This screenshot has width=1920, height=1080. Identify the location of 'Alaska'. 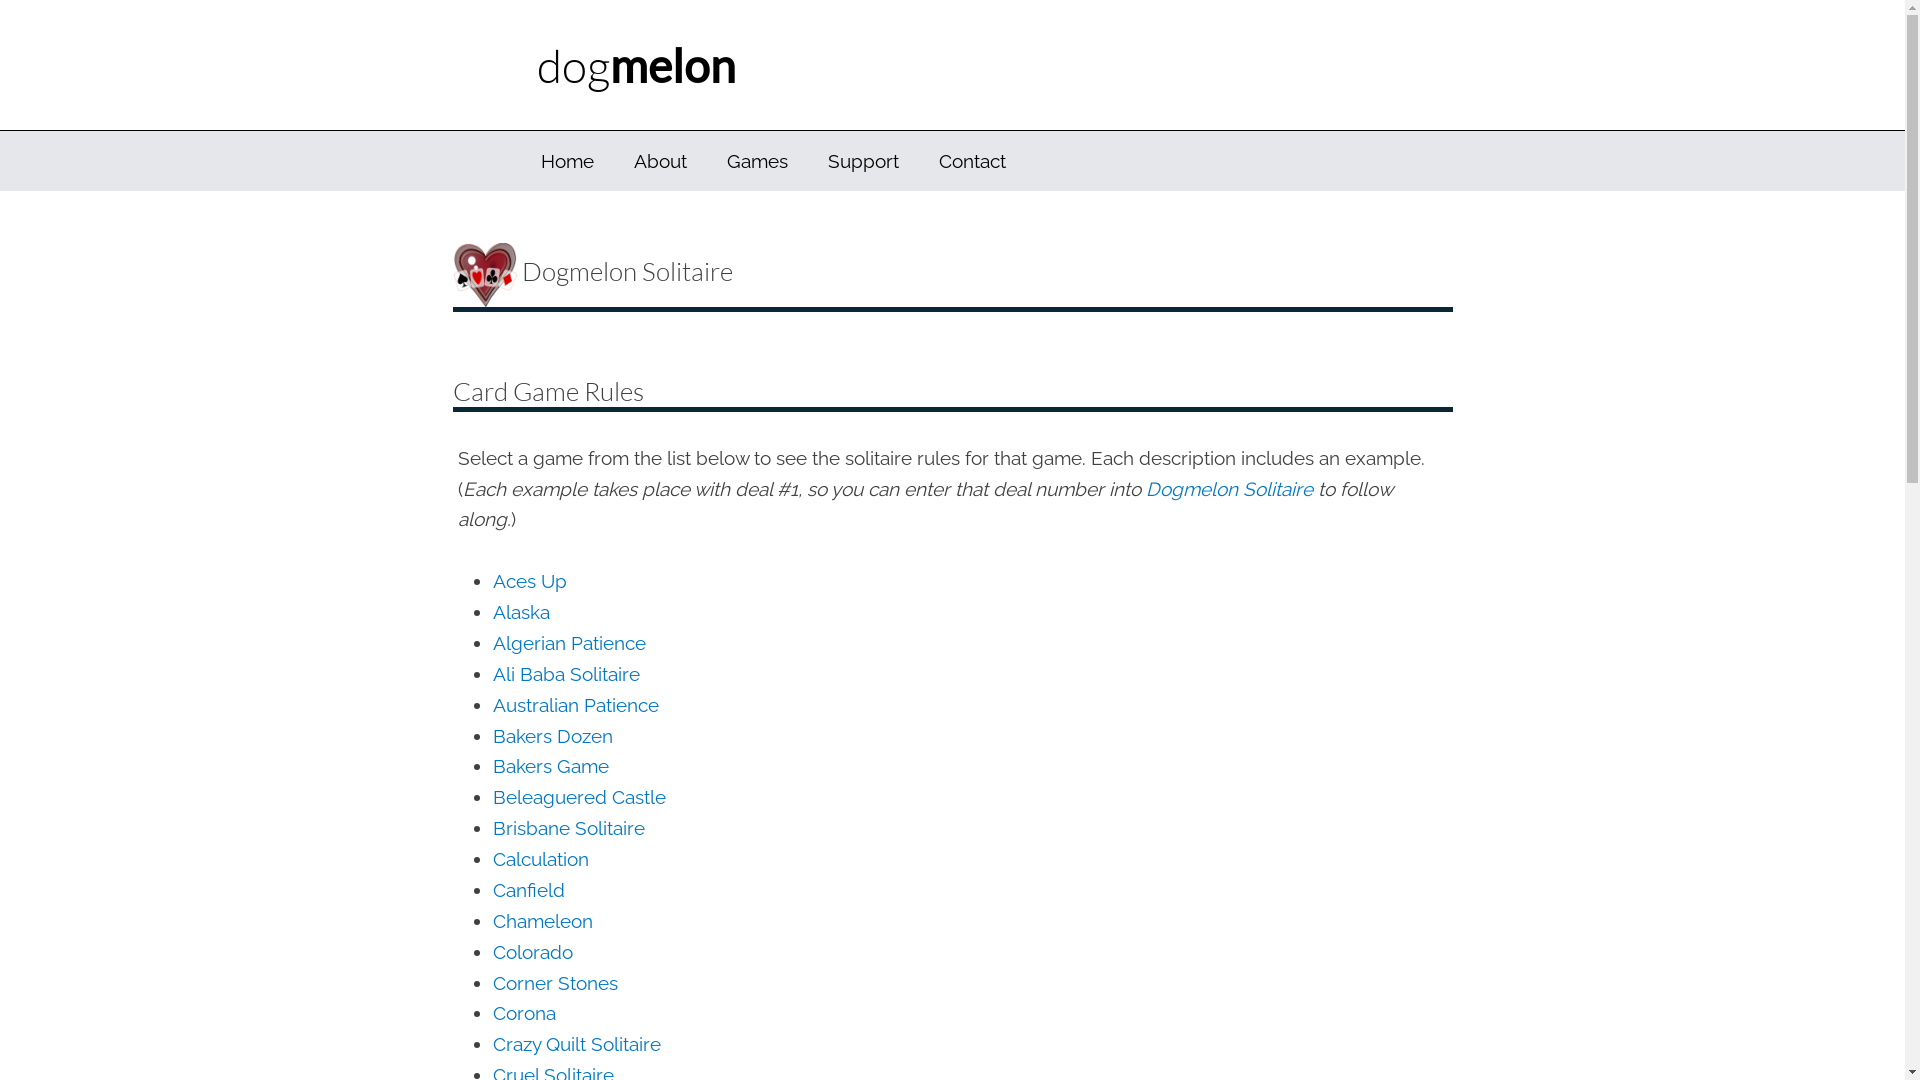
(520, 611).